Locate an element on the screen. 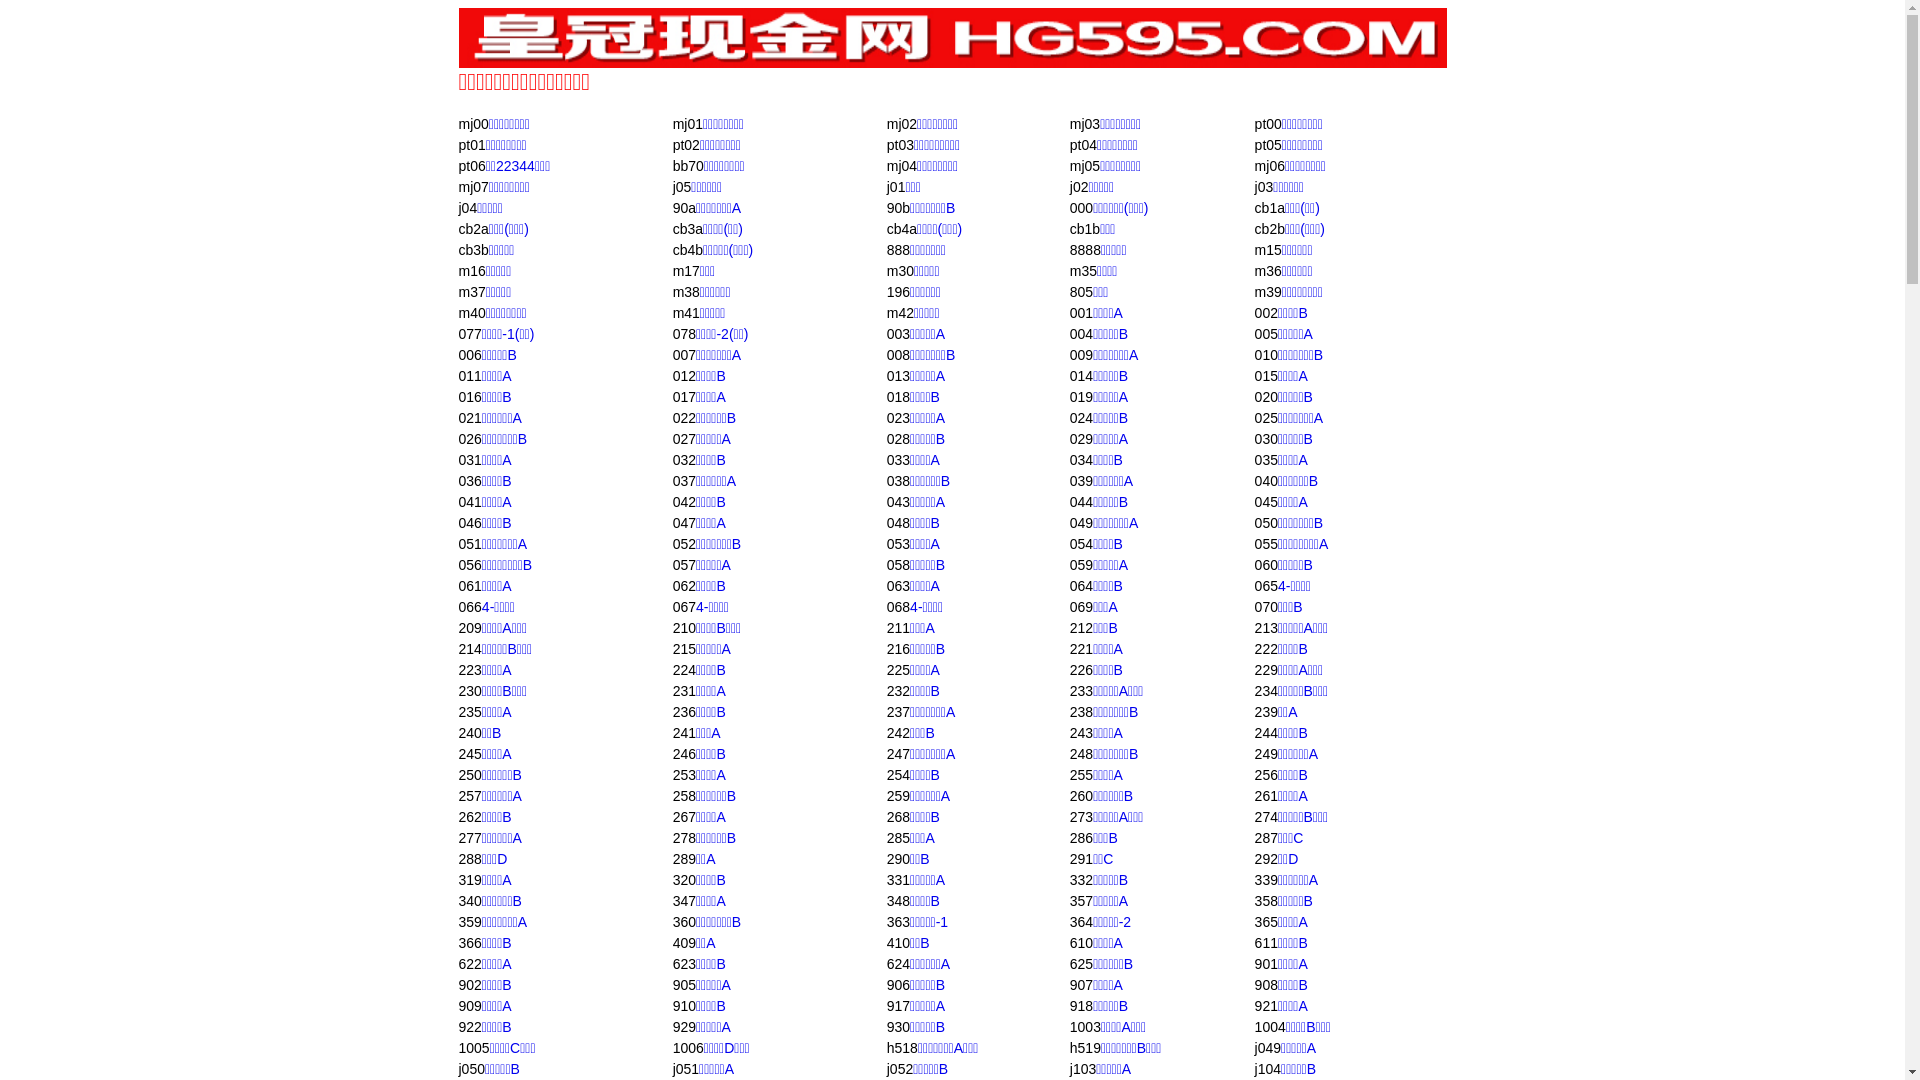 Image resolution: width=1920 pixels, height=1080 pixels. '077' is located at coordinates (456, 333).